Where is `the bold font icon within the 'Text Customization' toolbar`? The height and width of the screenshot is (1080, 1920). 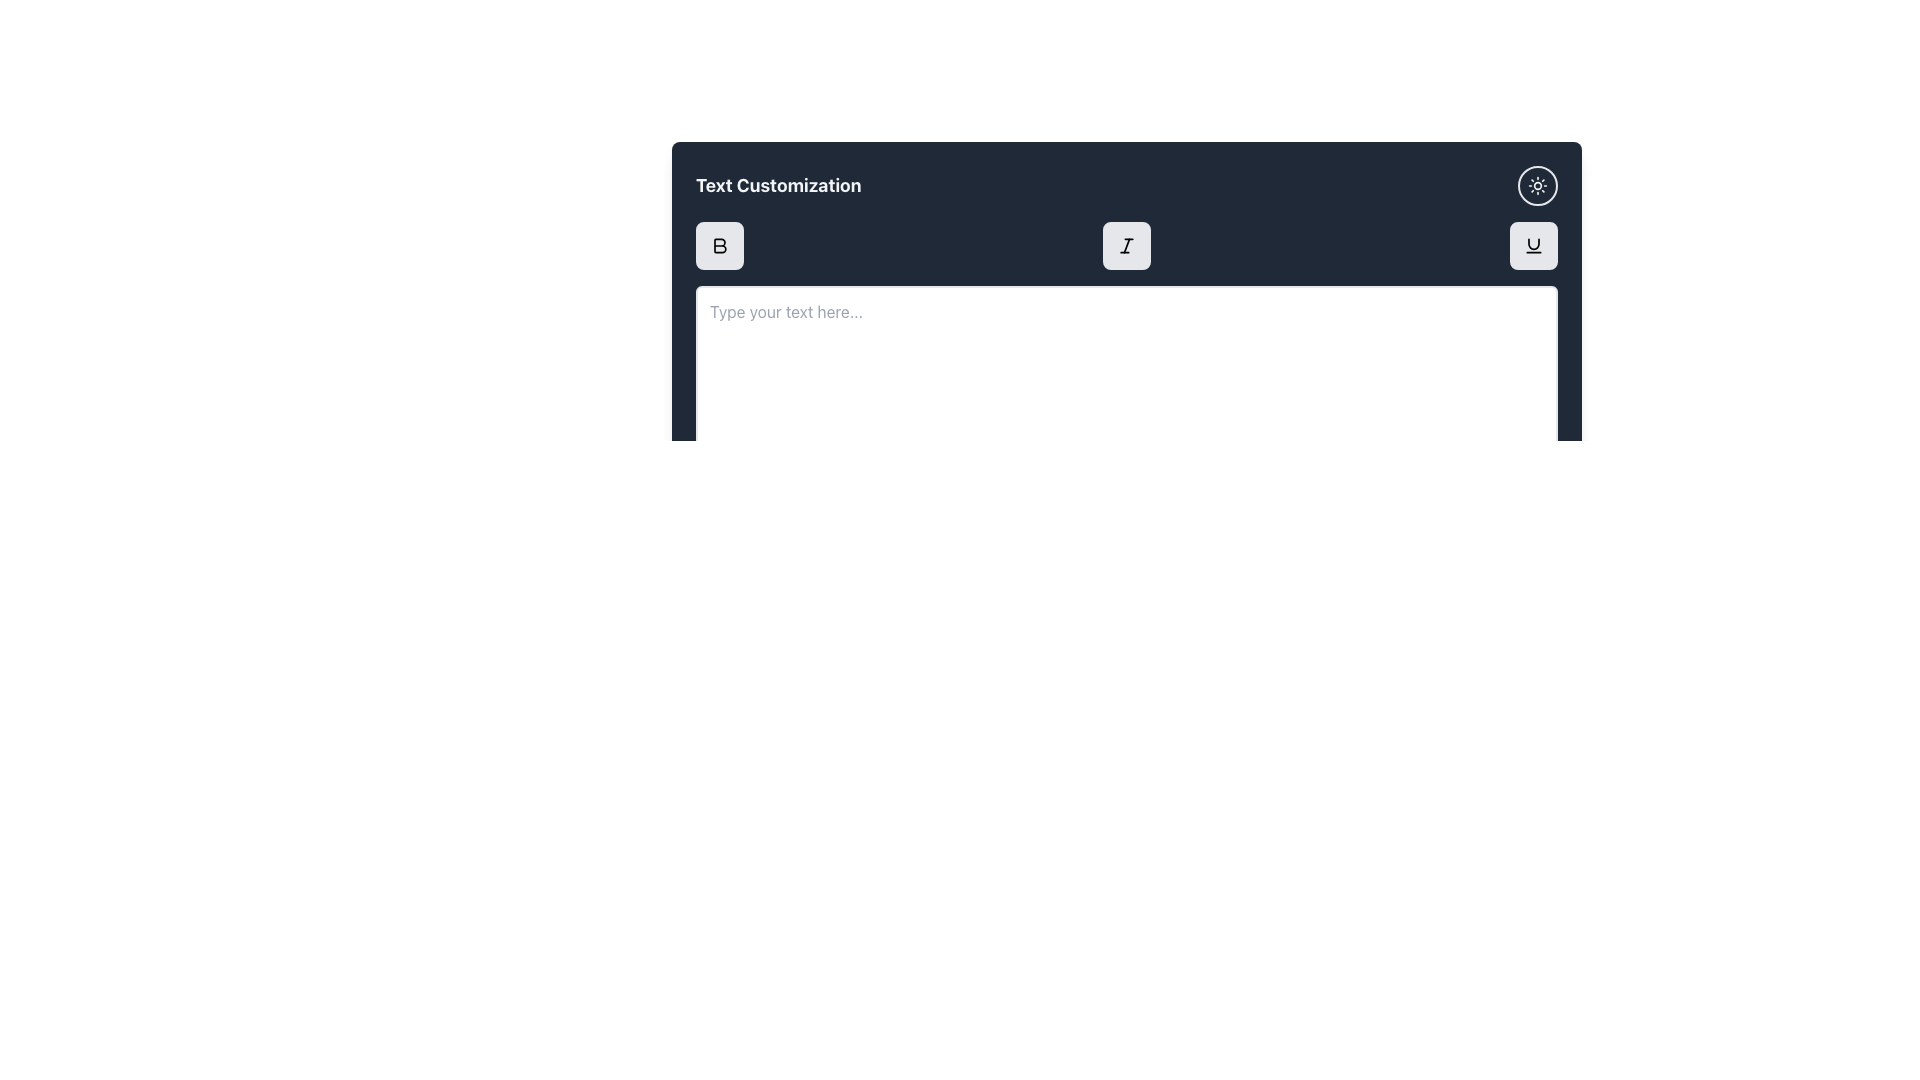
the bold font icon within the 'Text Customization' toolbar is located at coordinates (720, 245).